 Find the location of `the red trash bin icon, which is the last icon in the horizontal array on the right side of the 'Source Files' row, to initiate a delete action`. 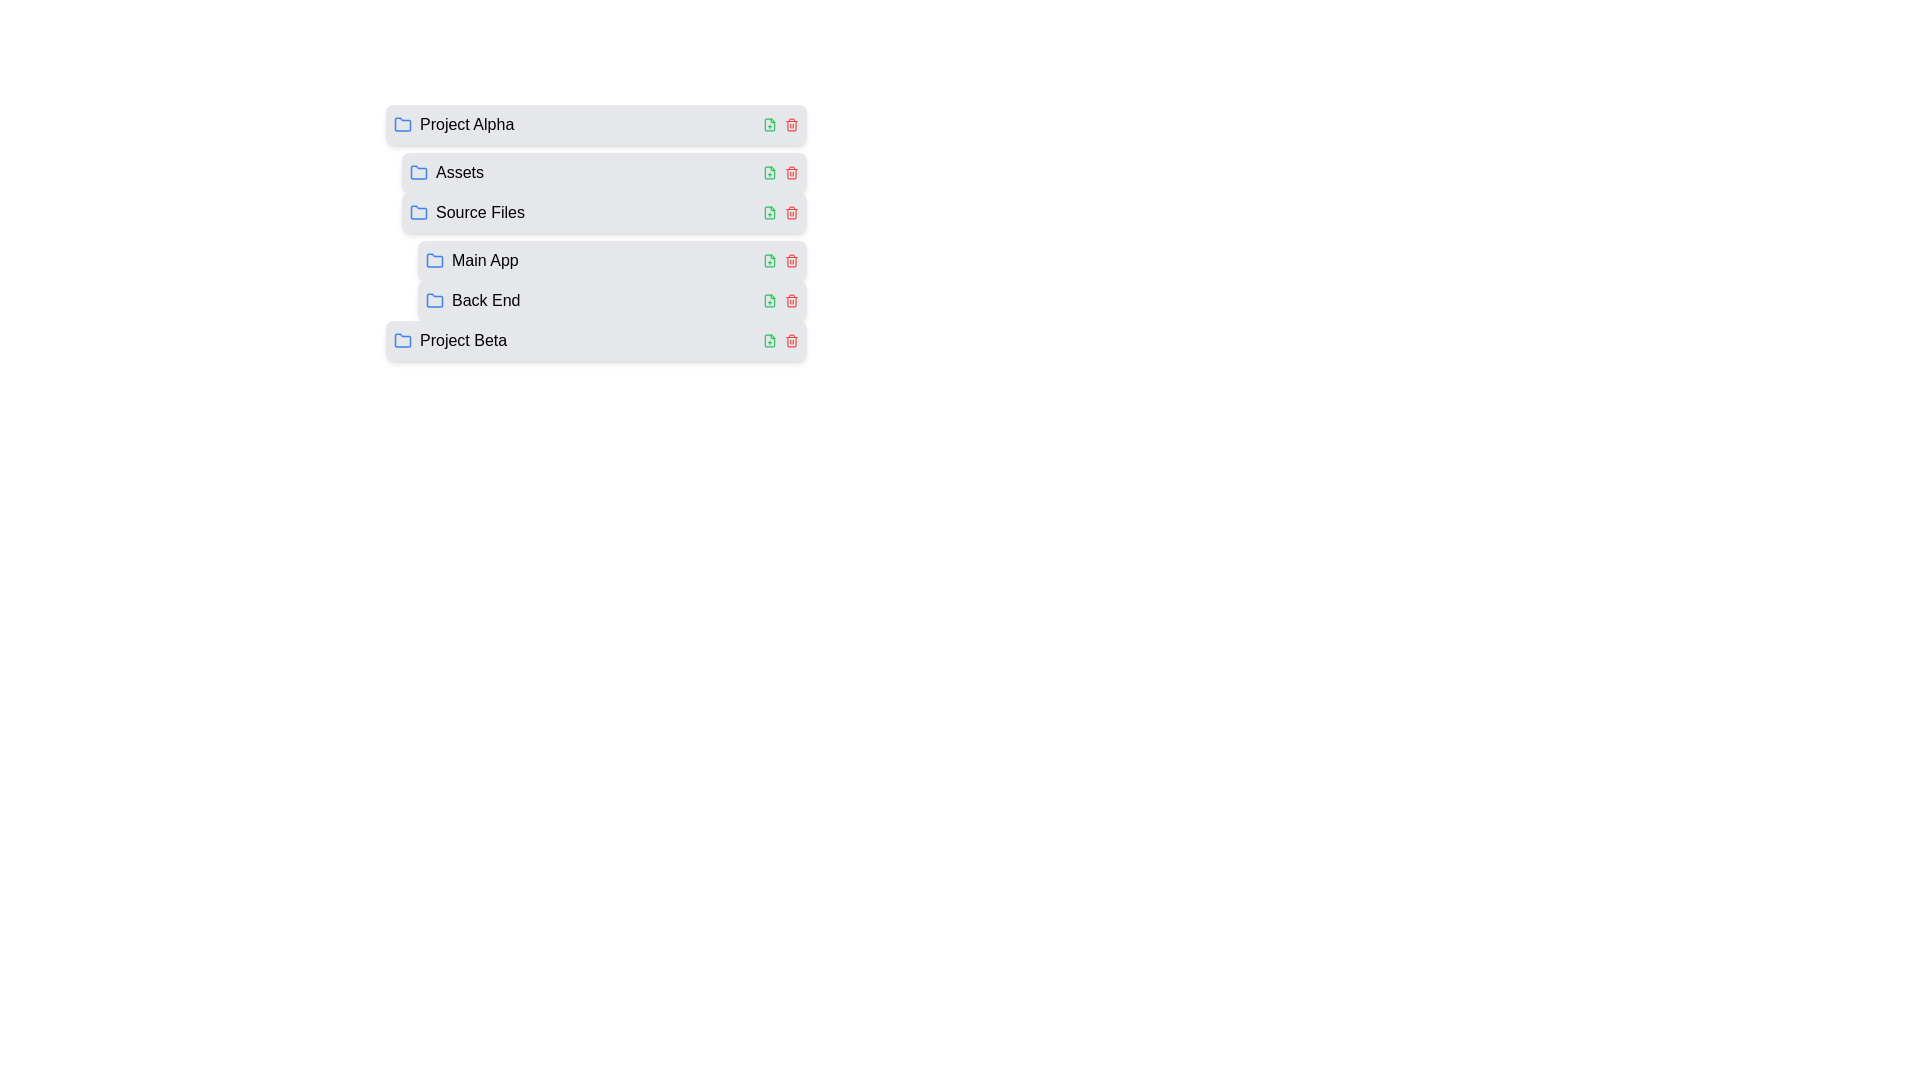

the red trash bin icon, which is the last icon in the horizontal array on the right side of the 'Source Files' row, to initiate a delete action is located at coordinates (791, 212).